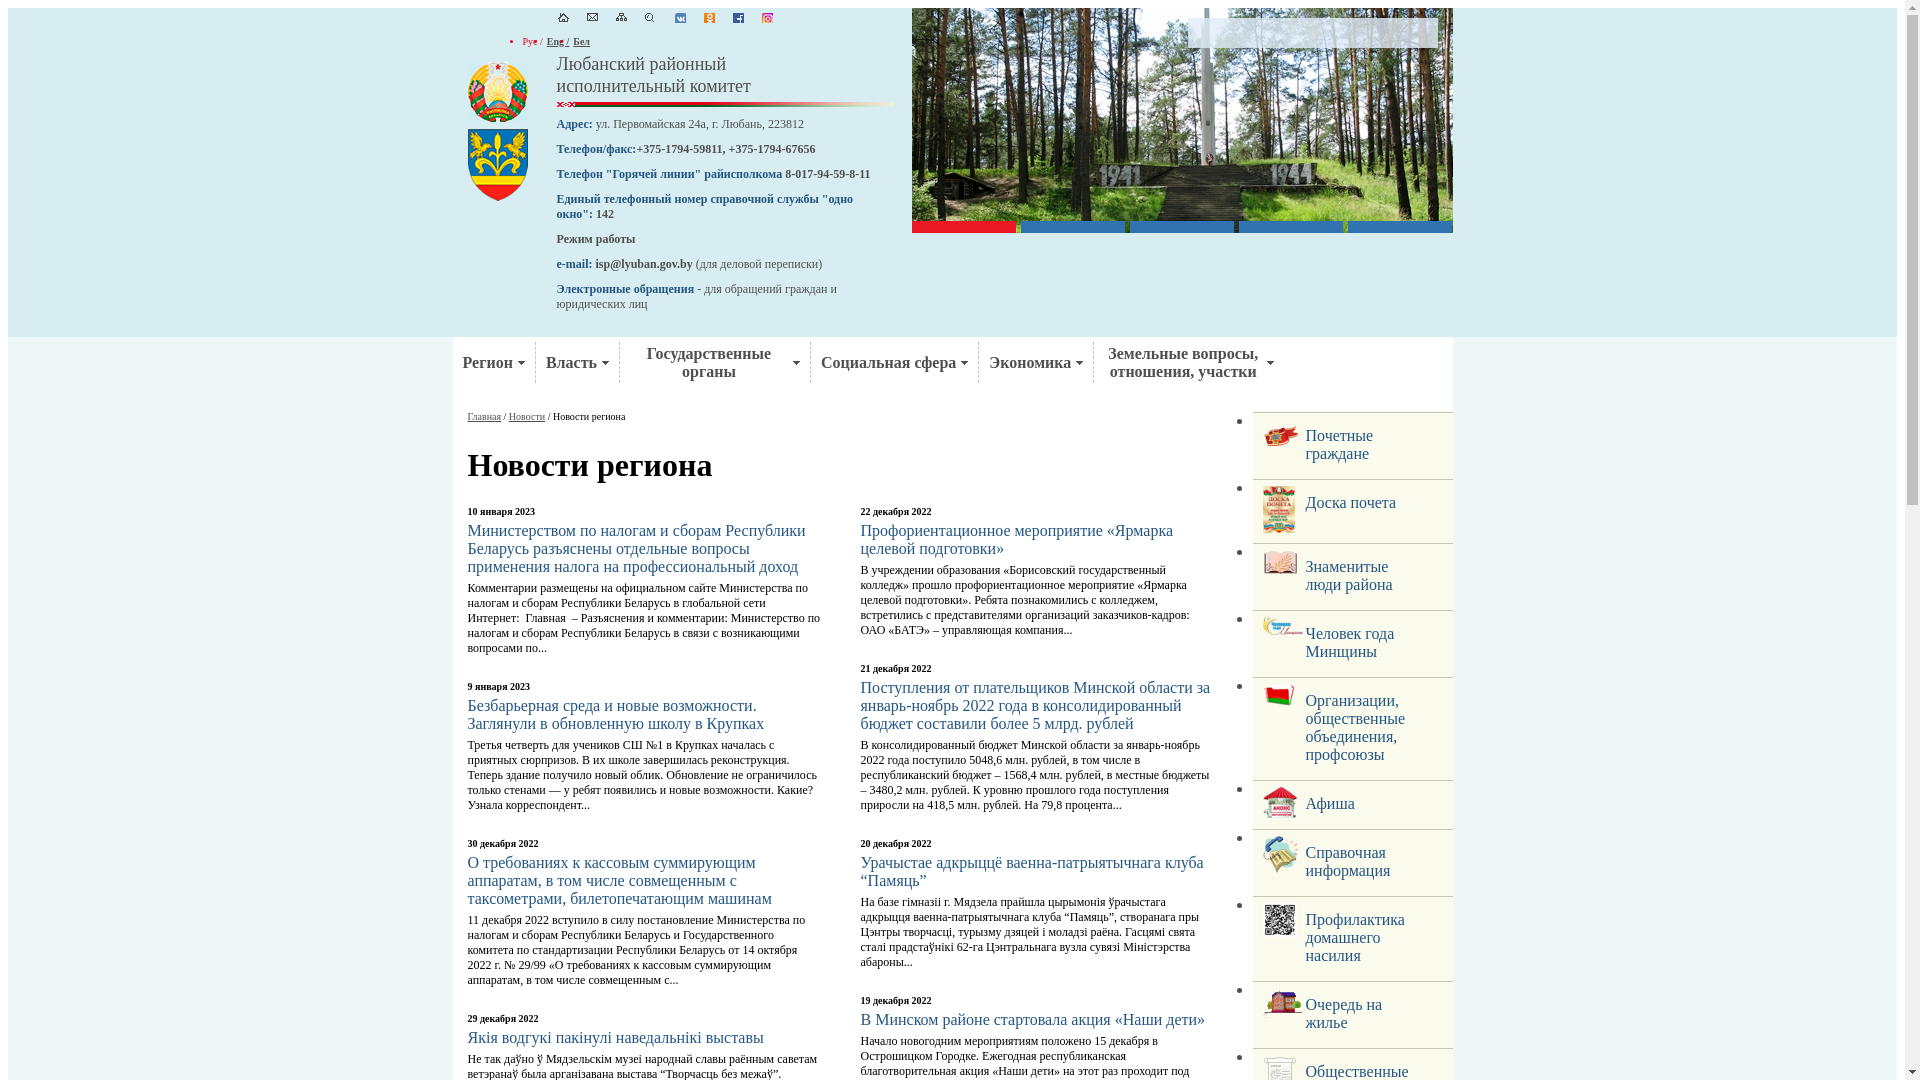 The image size is (1920, 1080). I want to click on '+375-1794-67656', so click(771, 148).